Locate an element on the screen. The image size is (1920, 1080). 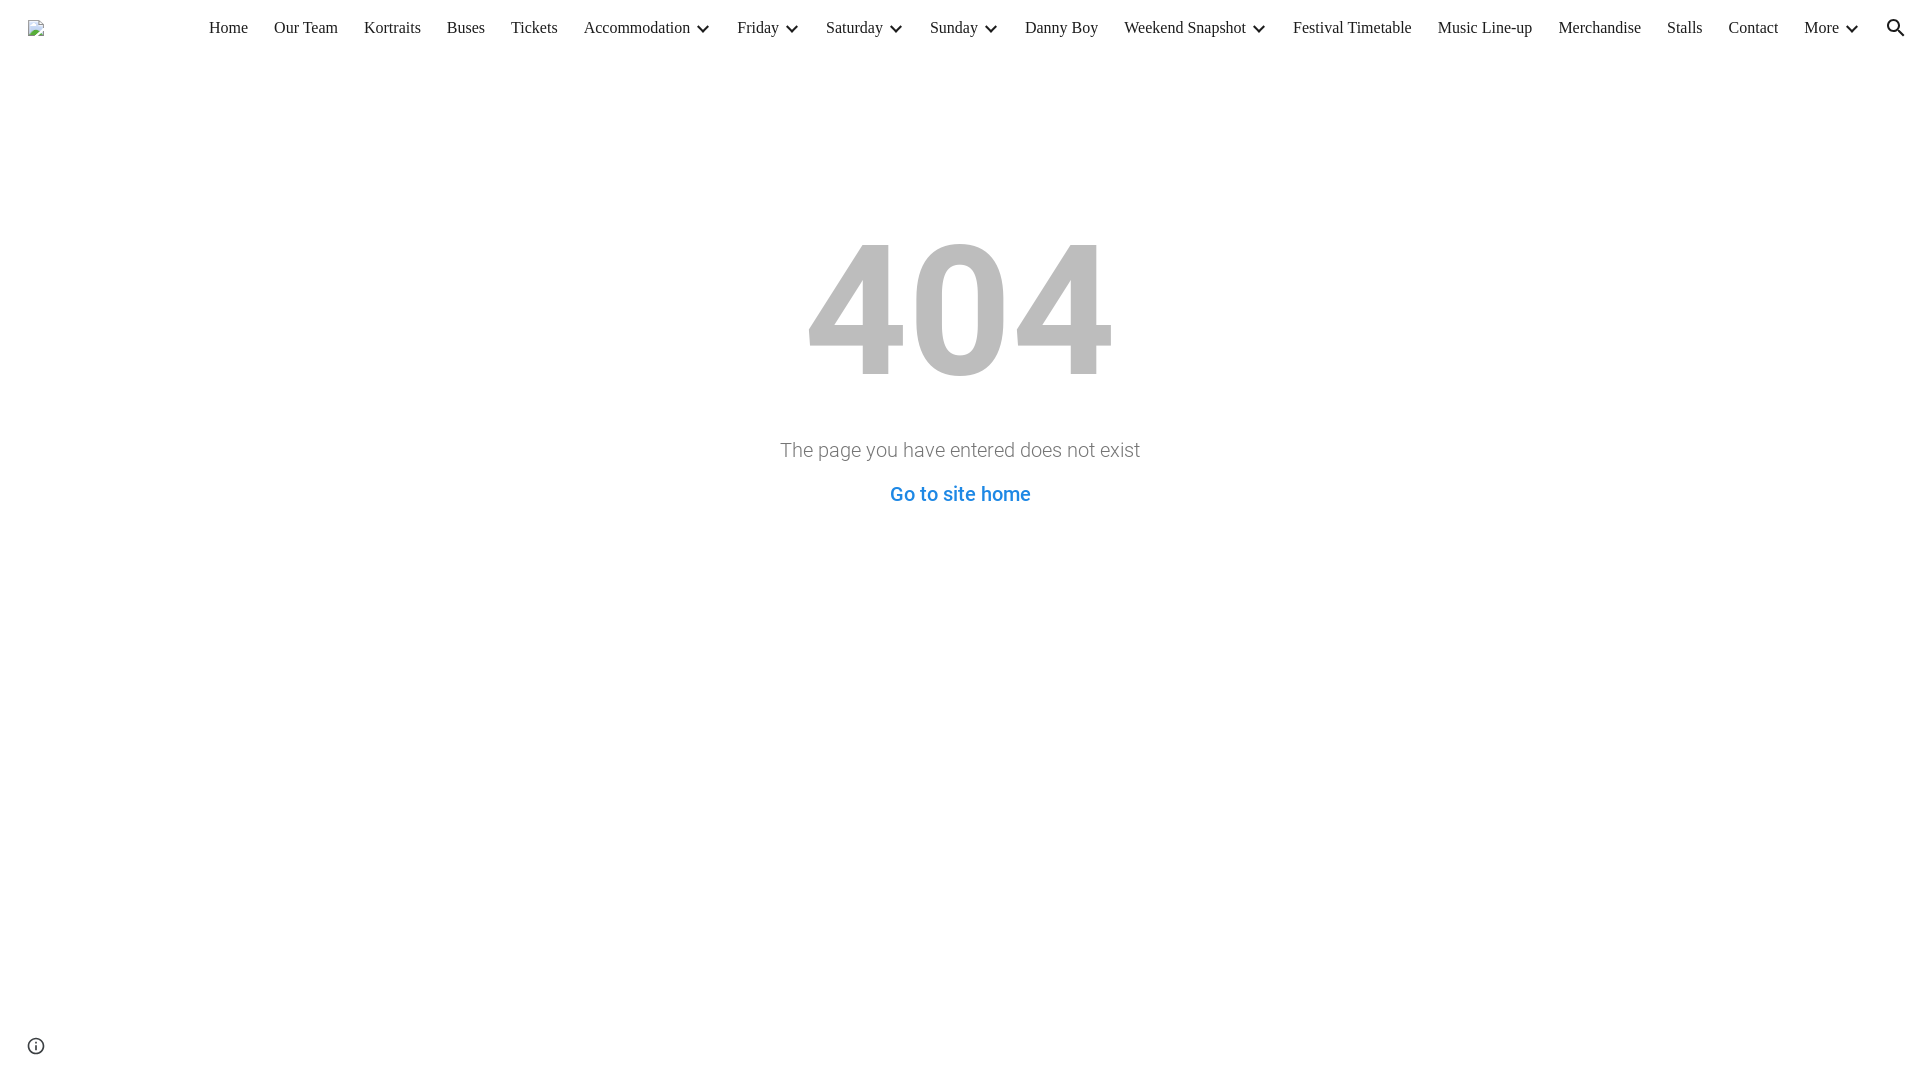
'Weekend Snapshot' is located at coordinates (1185, 27).